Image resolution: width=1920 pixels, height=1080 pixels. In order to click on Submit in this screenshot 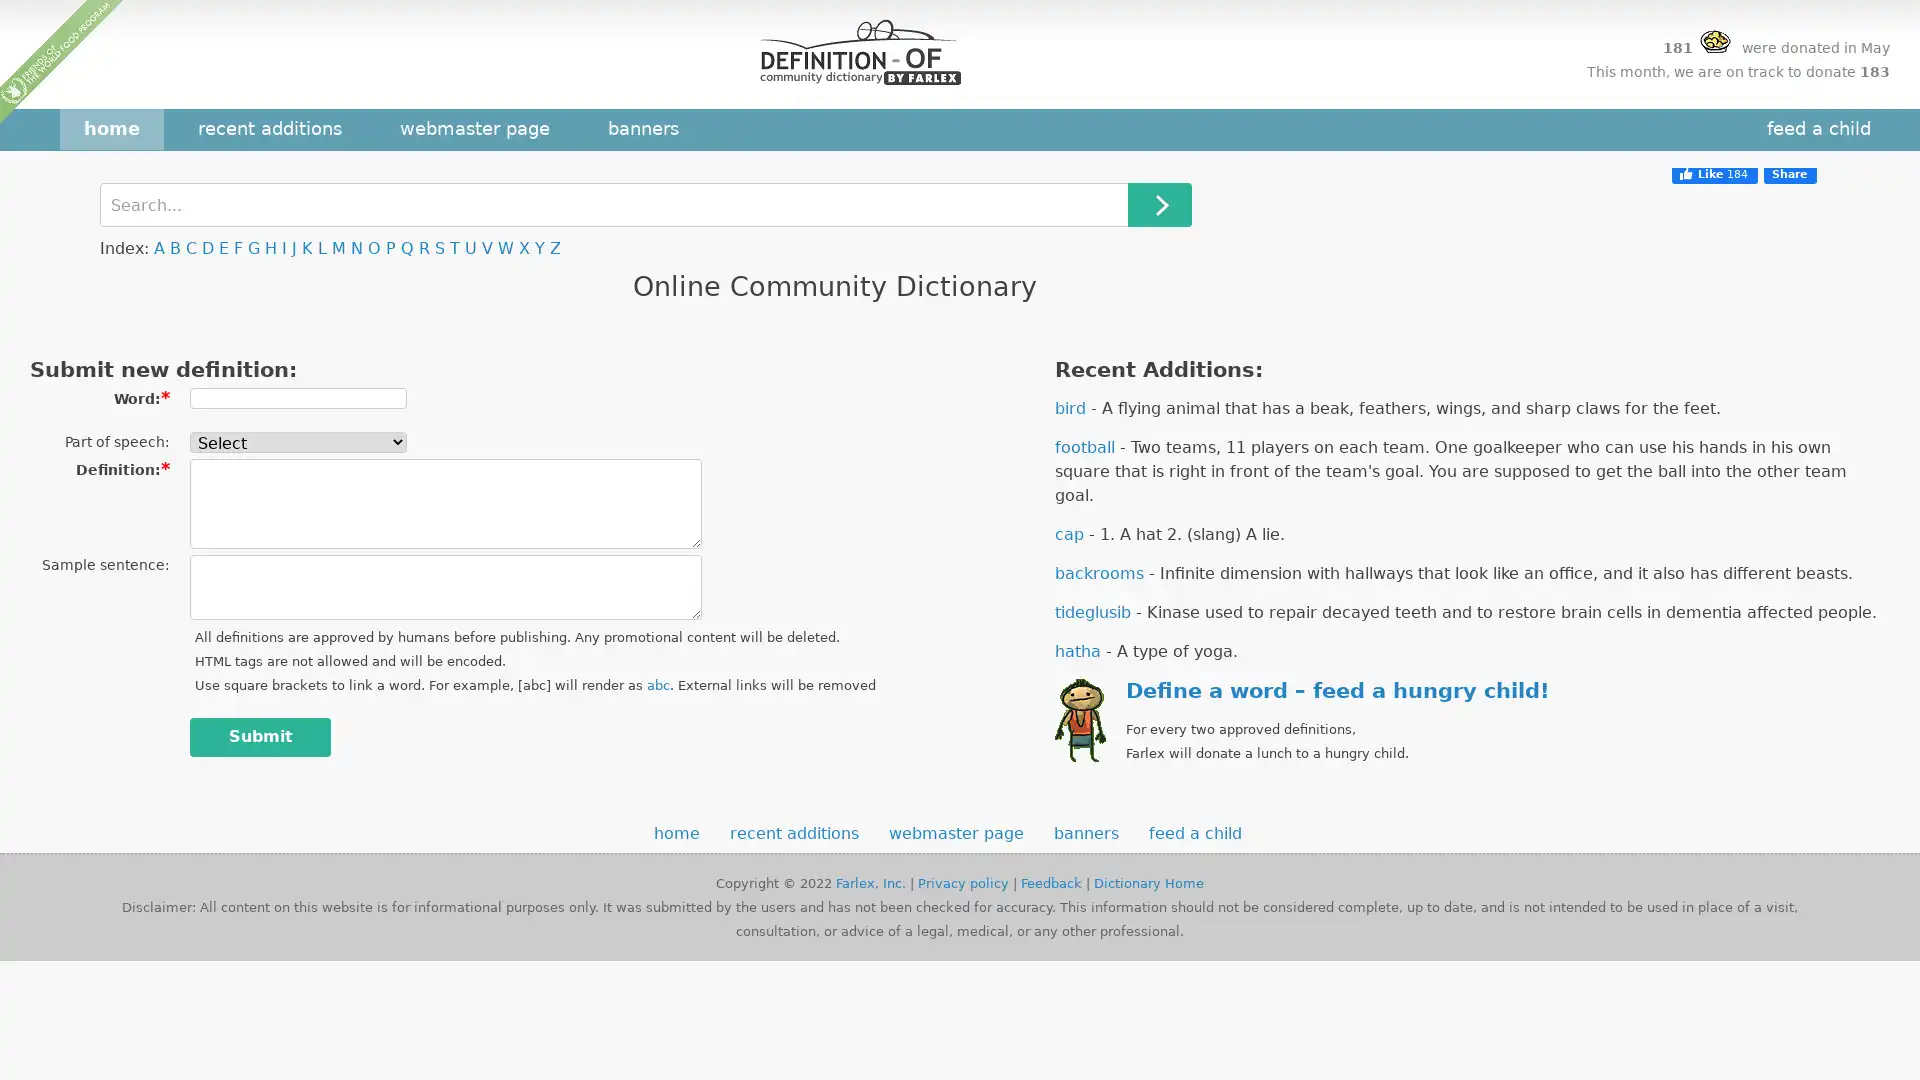, I will do `click(259, 737)`.